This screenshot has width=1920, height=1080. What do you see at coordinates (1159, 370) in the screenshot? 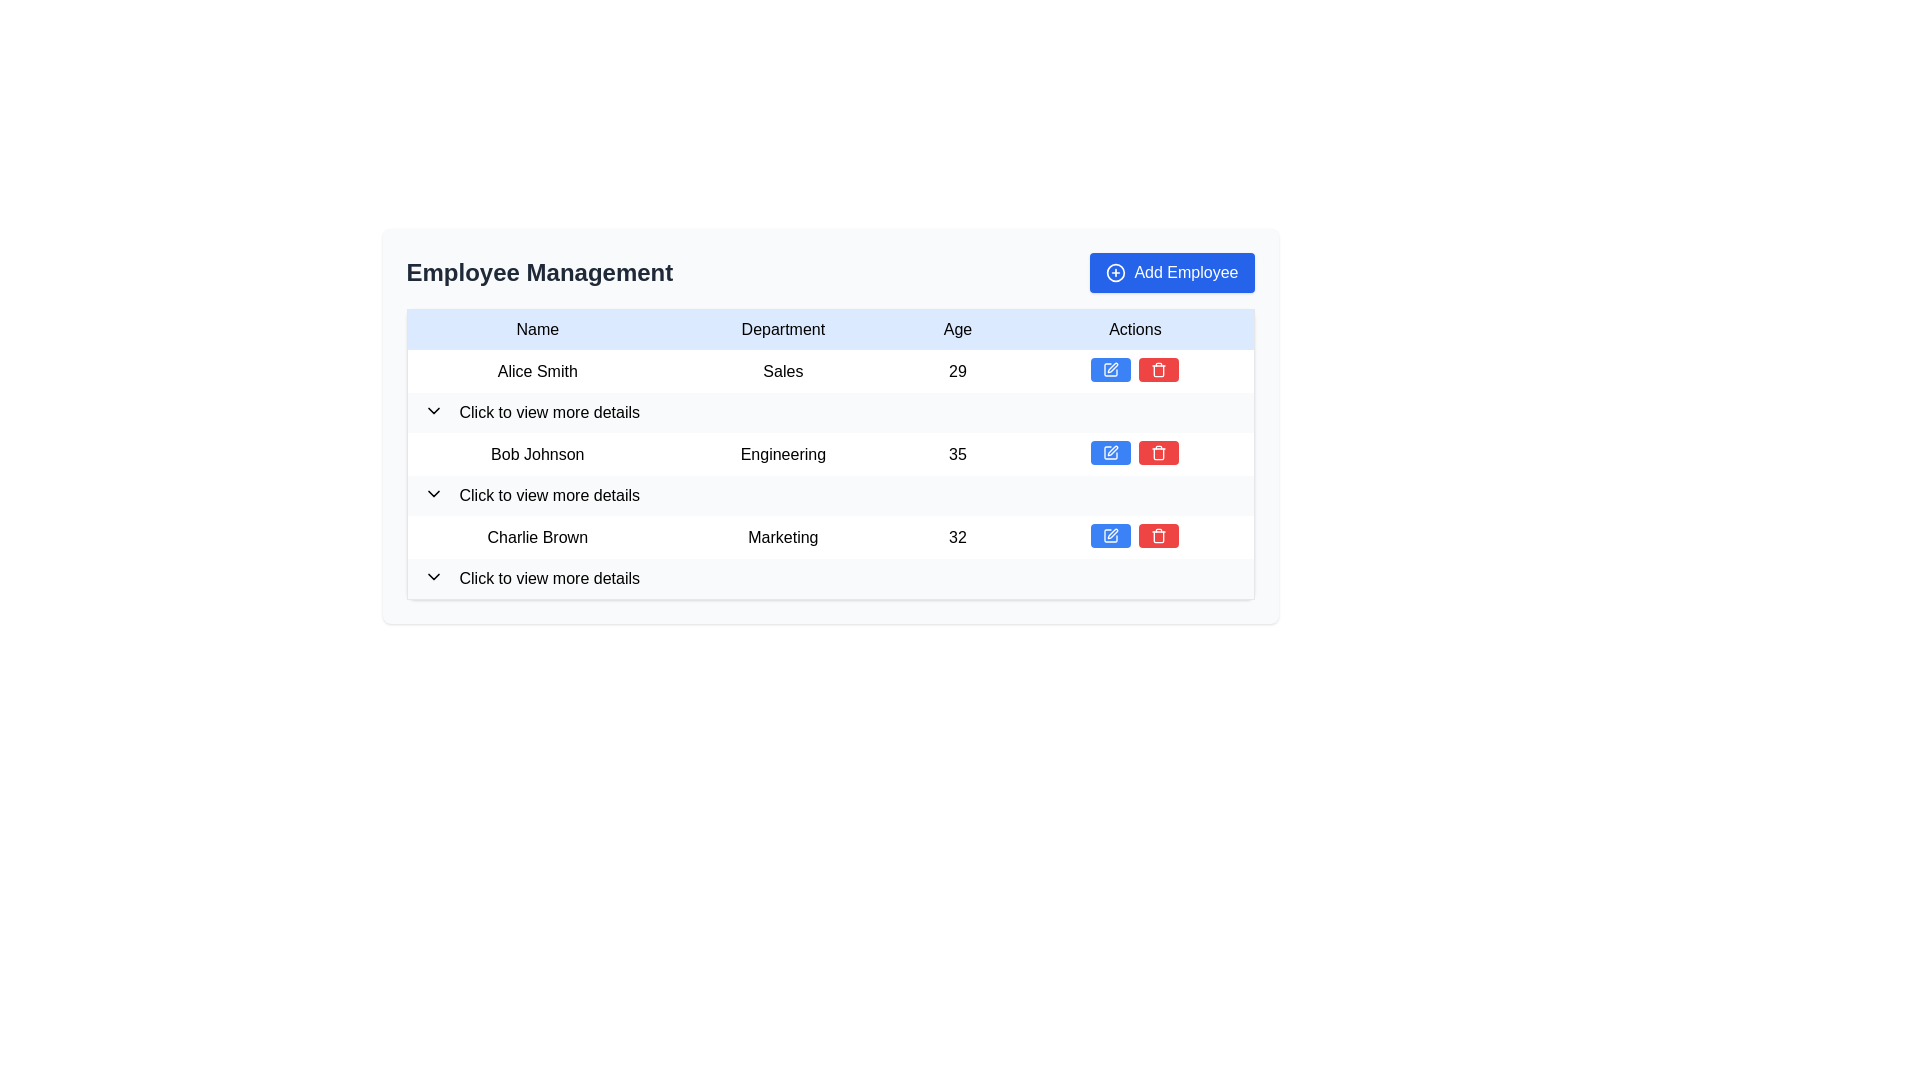
I see `the red button with a trash icon located in the actions section of the first row of the employee table` at bounding box center [1159, 370].